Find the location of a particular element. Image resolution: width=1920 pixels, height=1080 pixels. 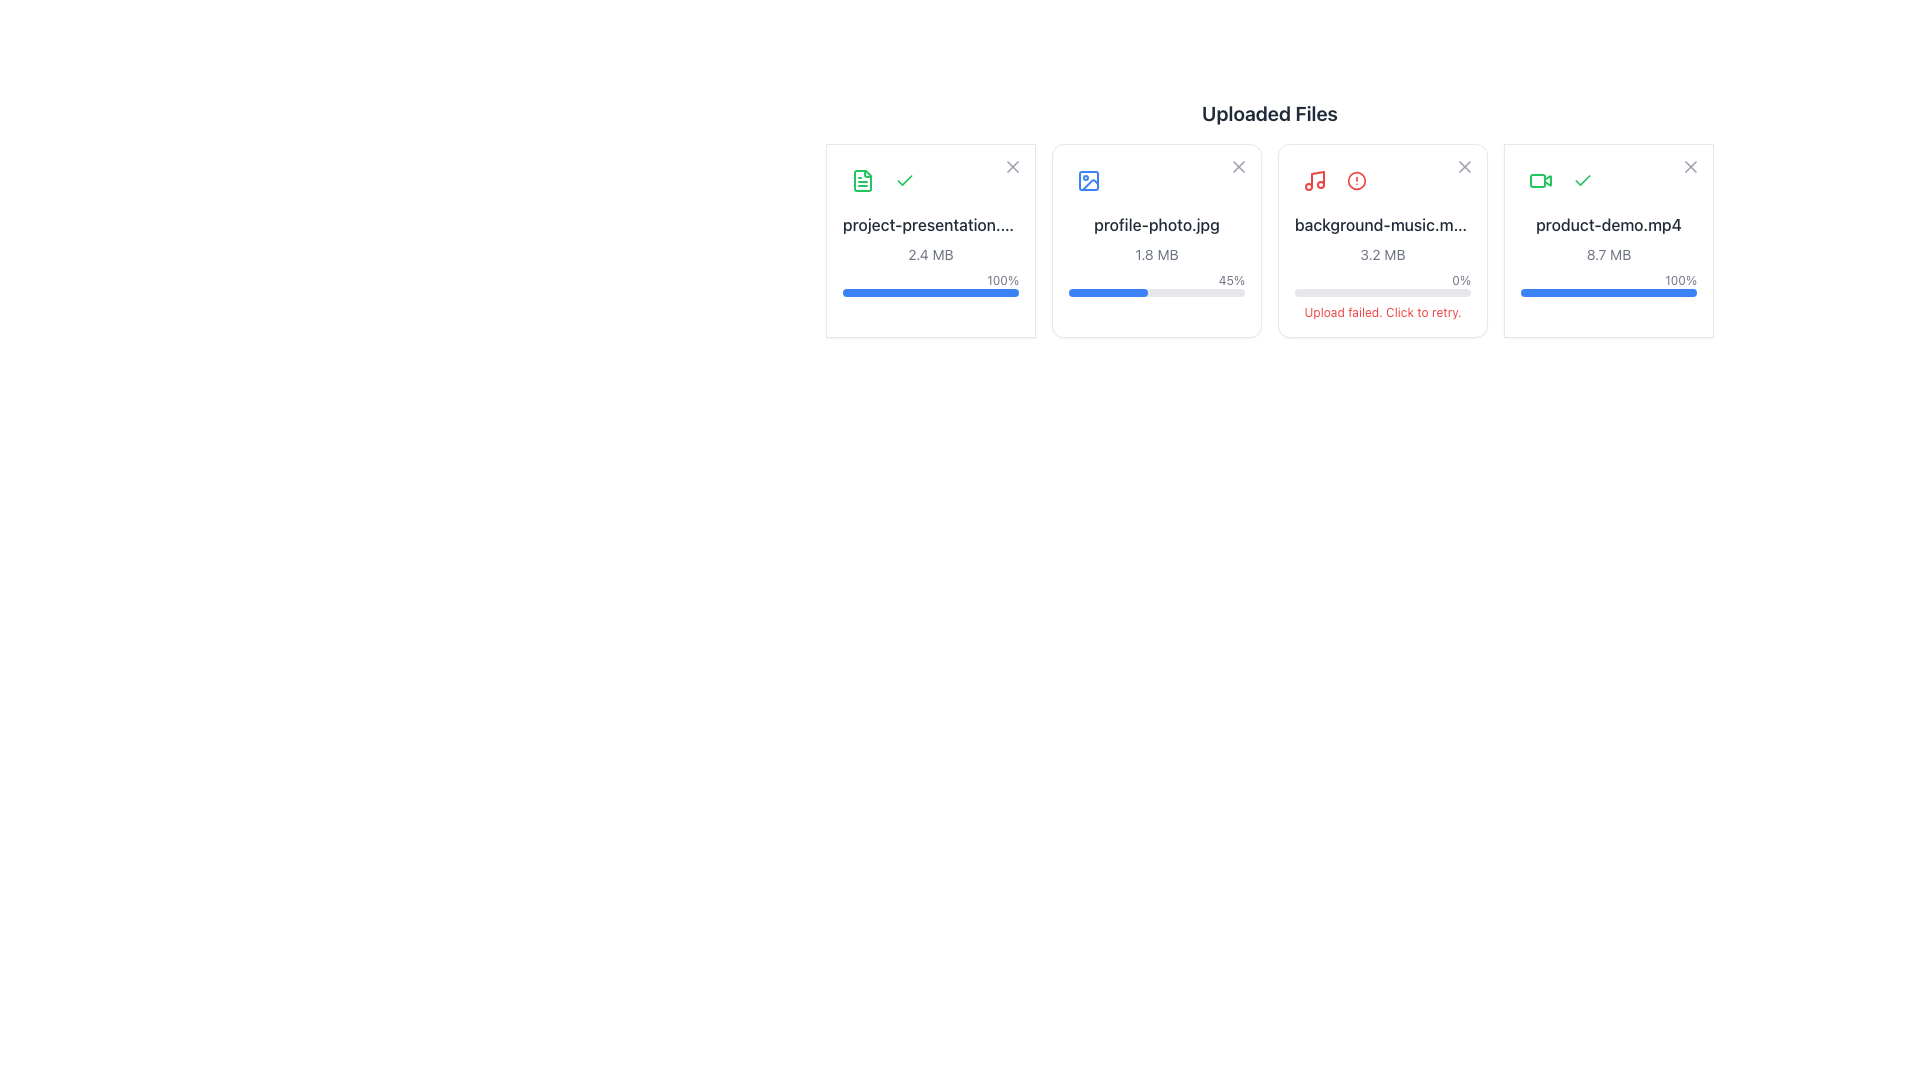

the 'X' SVG graphic element representing a close button located in the top-right corner of the UI panel is located at coordinates (1689, 165).